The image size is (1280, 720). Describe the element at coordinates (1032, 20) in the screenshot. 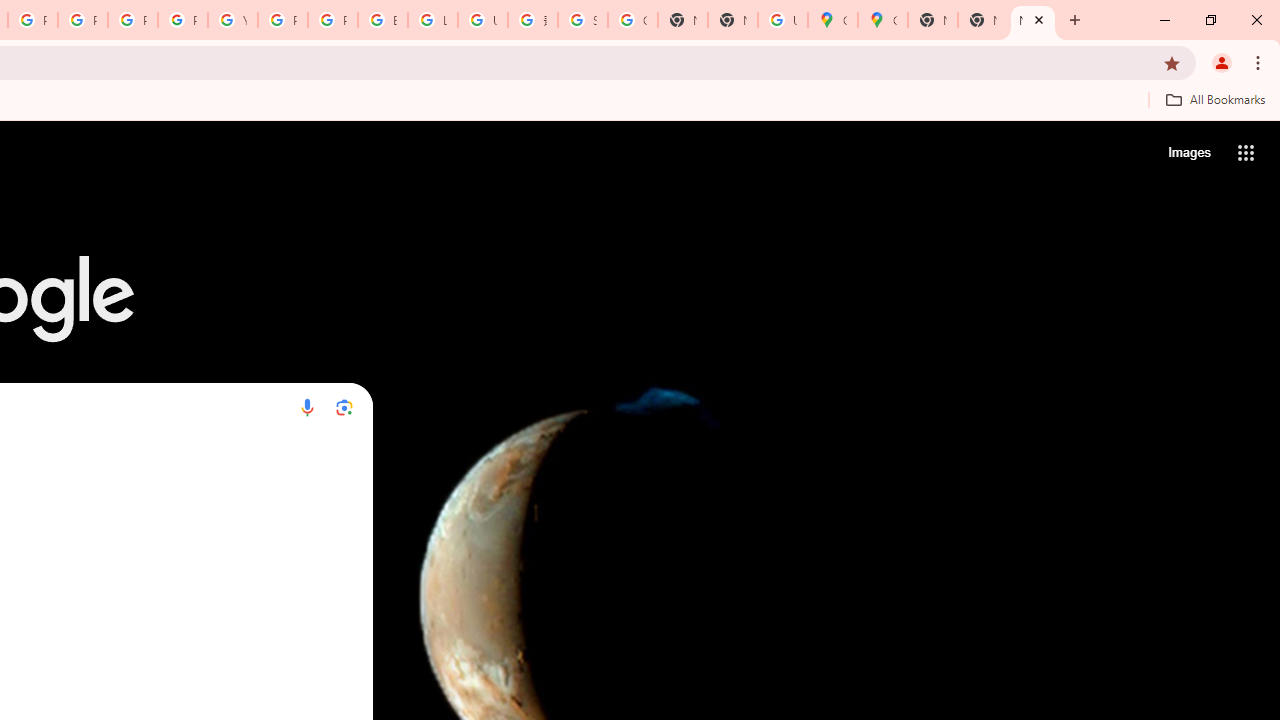

I see `'New Tab'` at that location.